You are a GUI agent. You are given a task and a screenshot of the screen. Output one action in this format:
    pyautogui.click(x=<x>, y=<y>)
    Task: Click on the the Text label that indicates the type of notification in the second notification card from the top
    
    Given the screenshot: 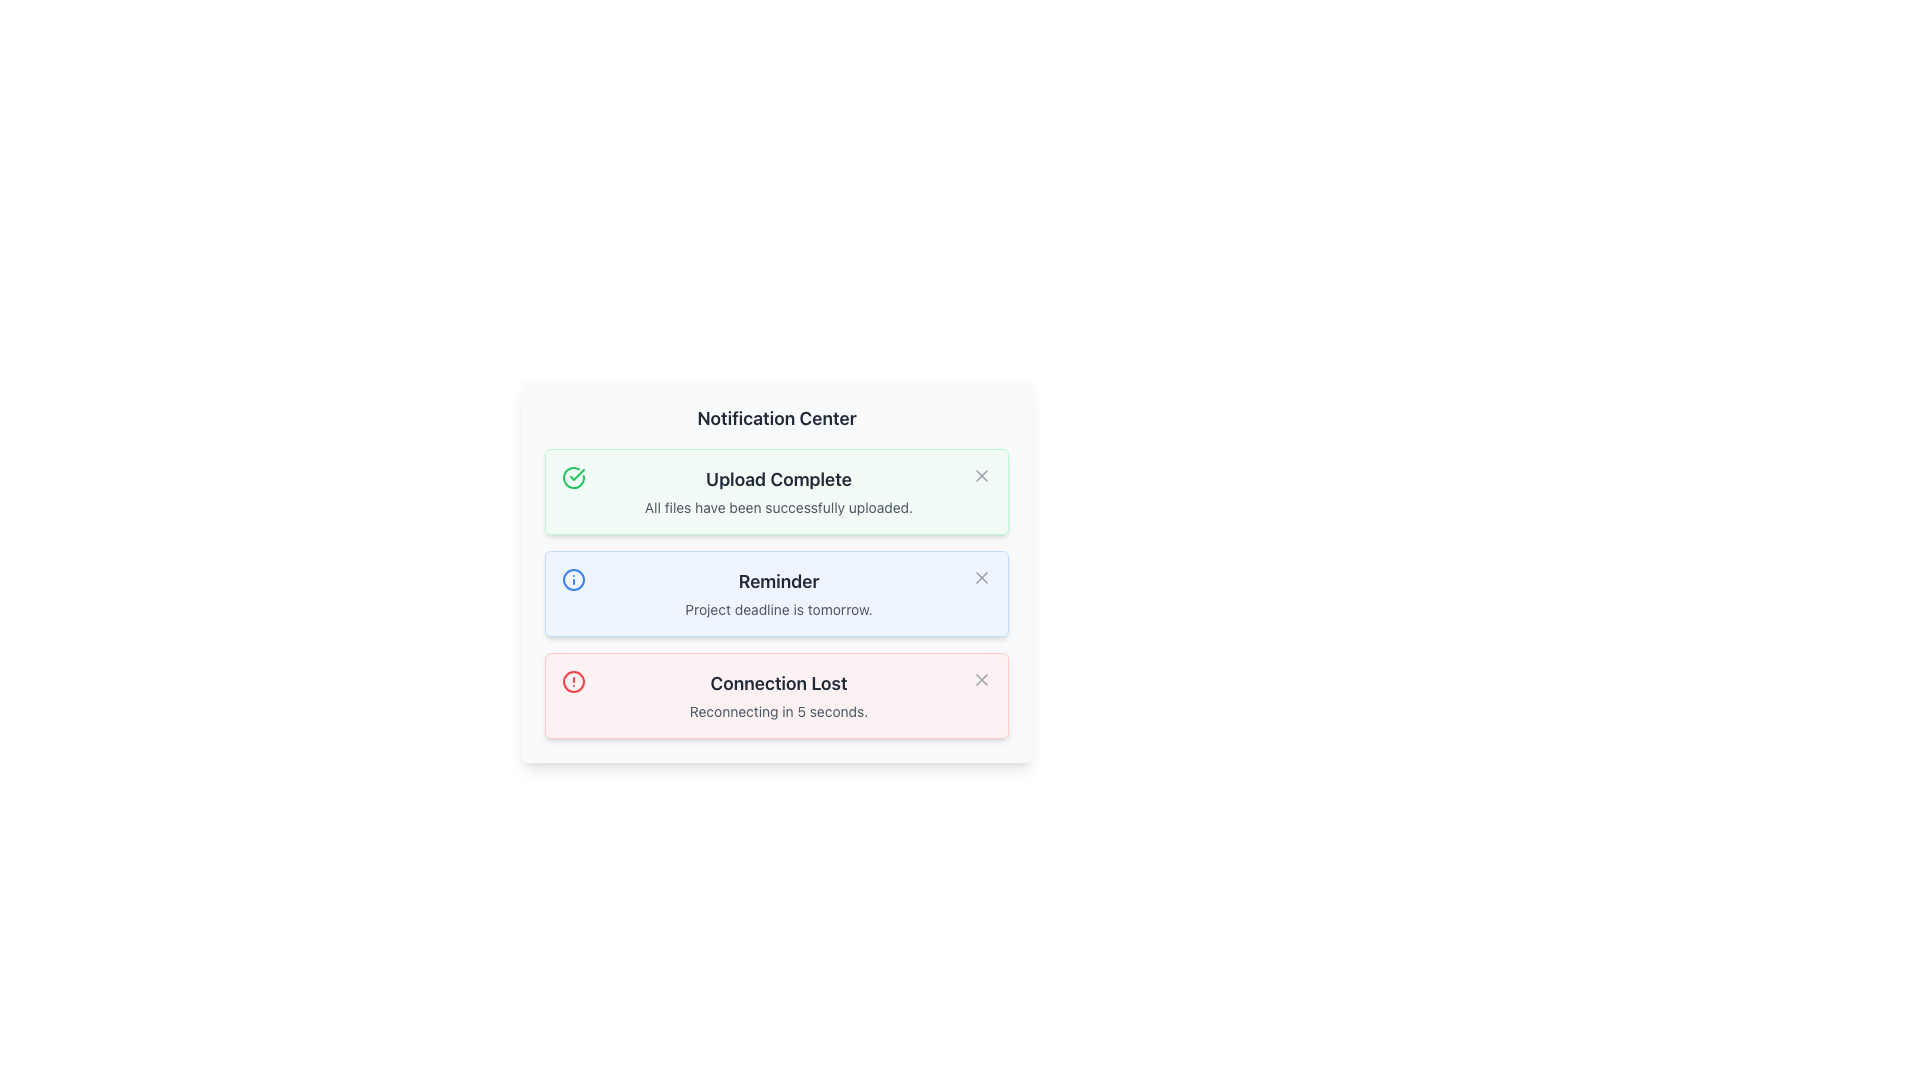 What is the action you would take?
    pyautogui.click(x=777, y=582)
    